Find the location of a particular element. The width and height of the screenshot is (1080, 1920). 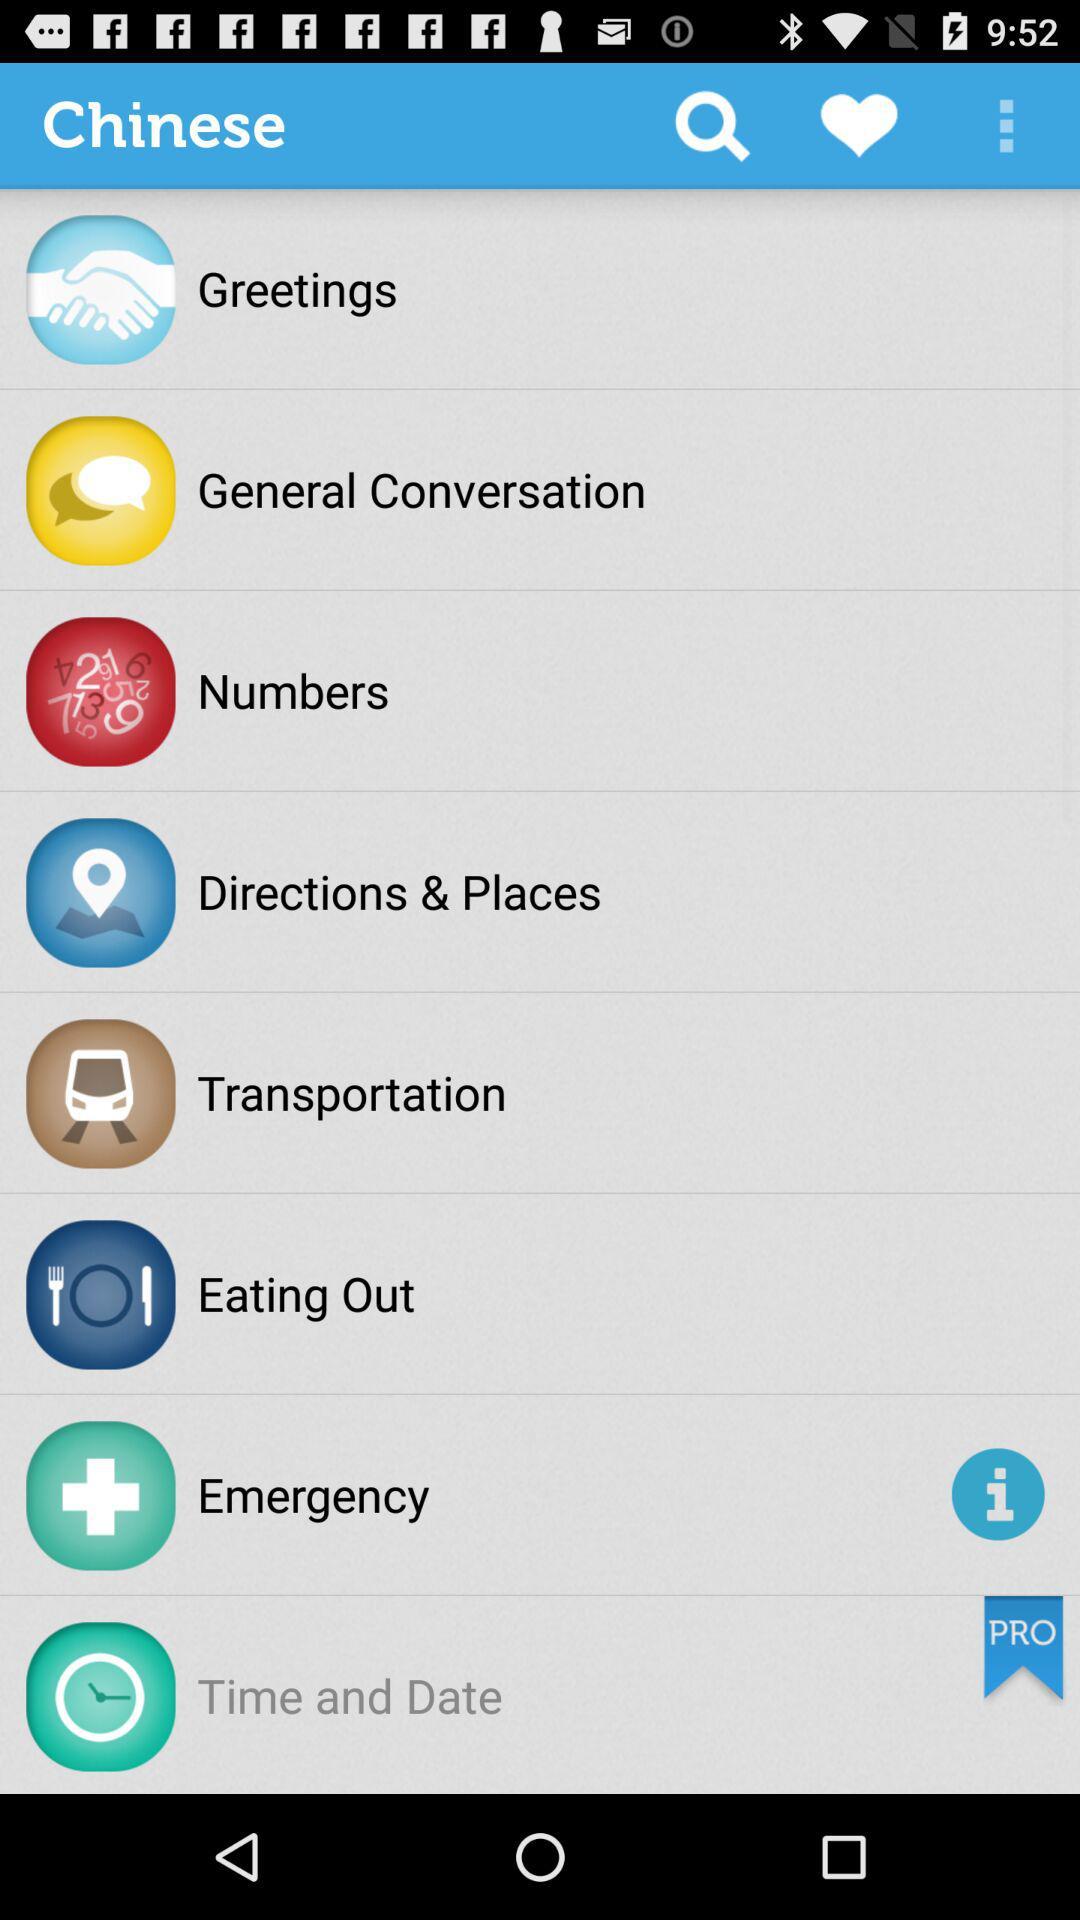

greetings icon is located at coordinates (297, 287).